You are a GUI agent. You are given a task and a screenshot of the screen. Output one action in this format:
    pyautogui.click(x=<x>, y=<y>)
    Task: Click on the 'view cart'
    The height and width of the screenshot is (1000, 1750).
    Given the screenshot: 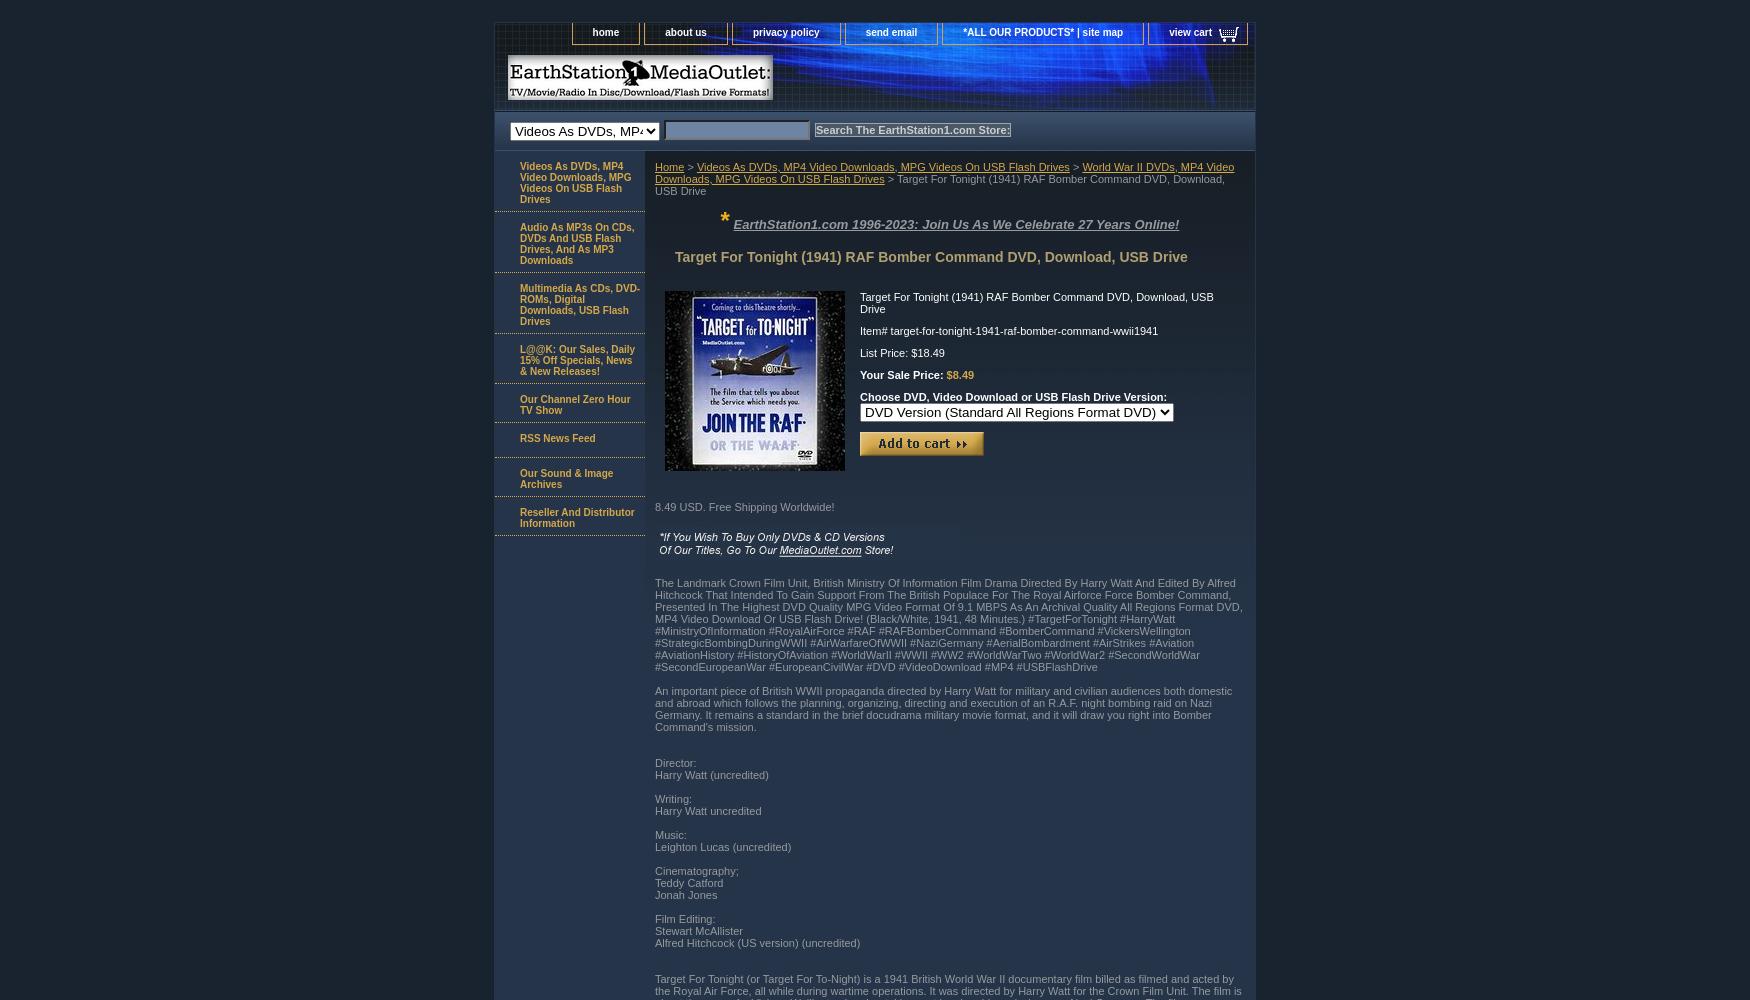 What is the action you would take?
    pyautogui.click(x=1168, y=32)
    